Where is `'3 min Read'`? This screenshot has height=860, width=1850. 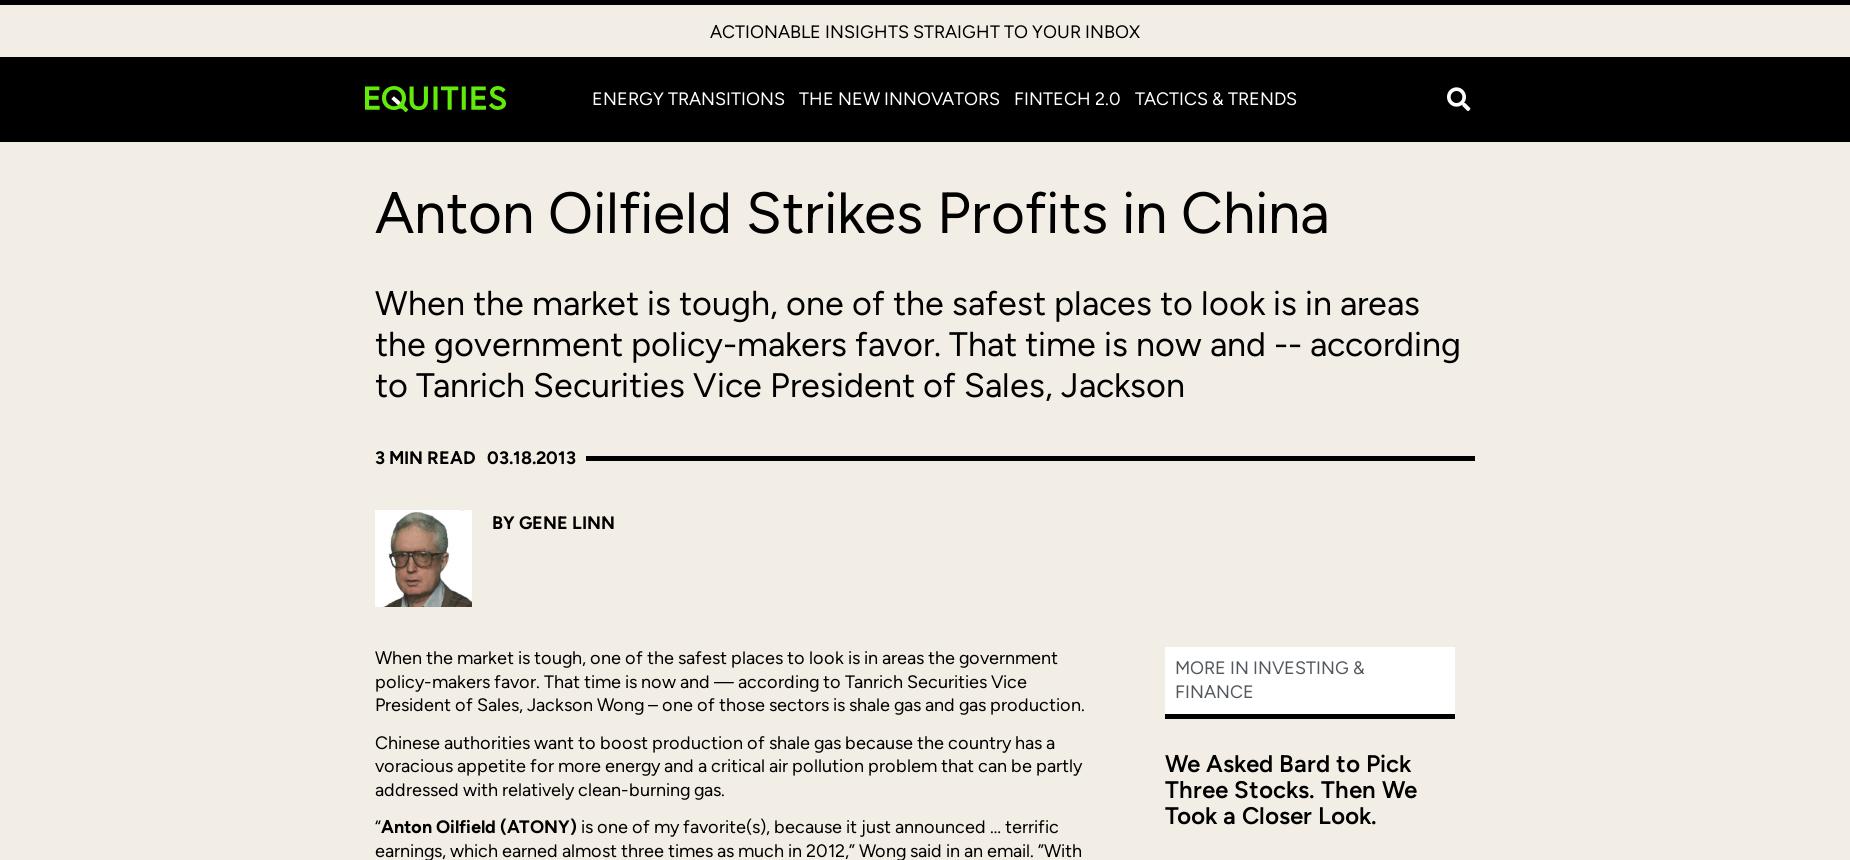
'3 min Read' is located at coordinates (424, 457).